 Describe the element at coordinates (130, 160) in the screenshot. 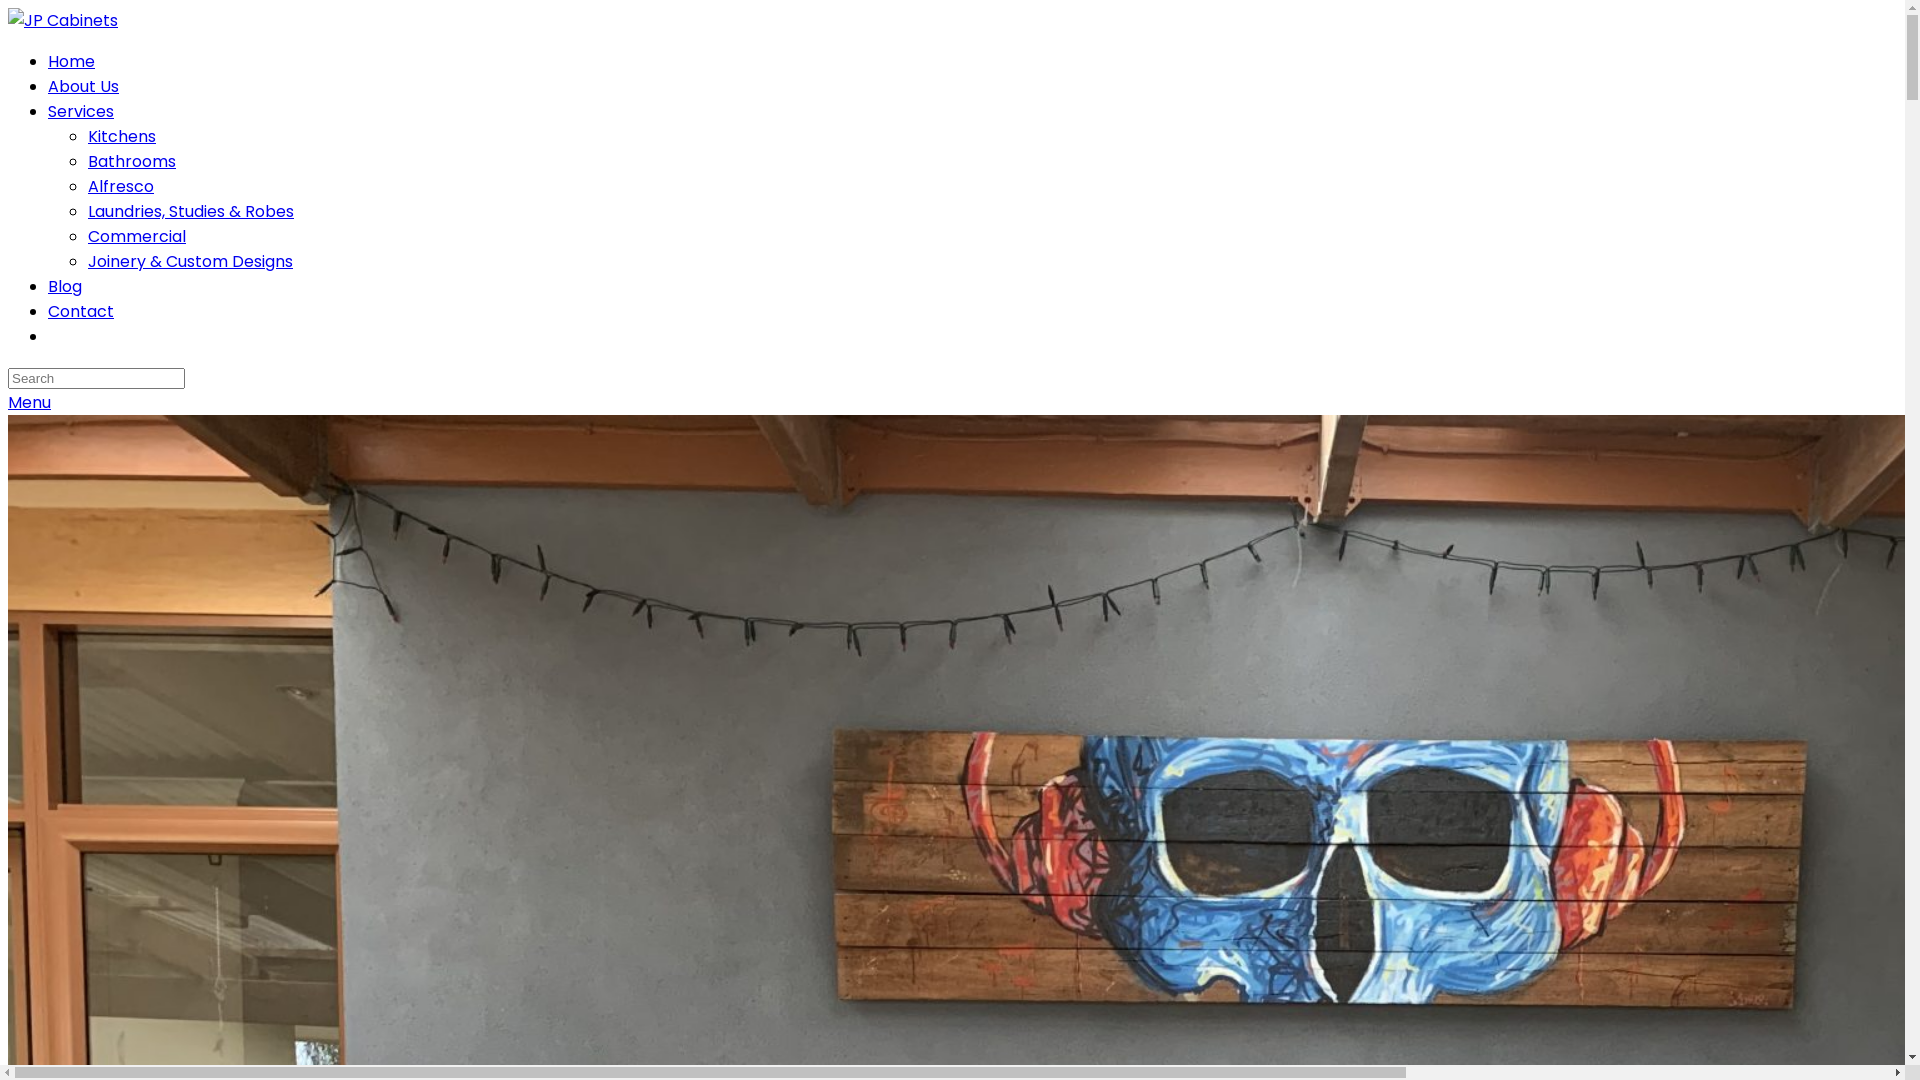

I see `'Bathrooms'` at that location.